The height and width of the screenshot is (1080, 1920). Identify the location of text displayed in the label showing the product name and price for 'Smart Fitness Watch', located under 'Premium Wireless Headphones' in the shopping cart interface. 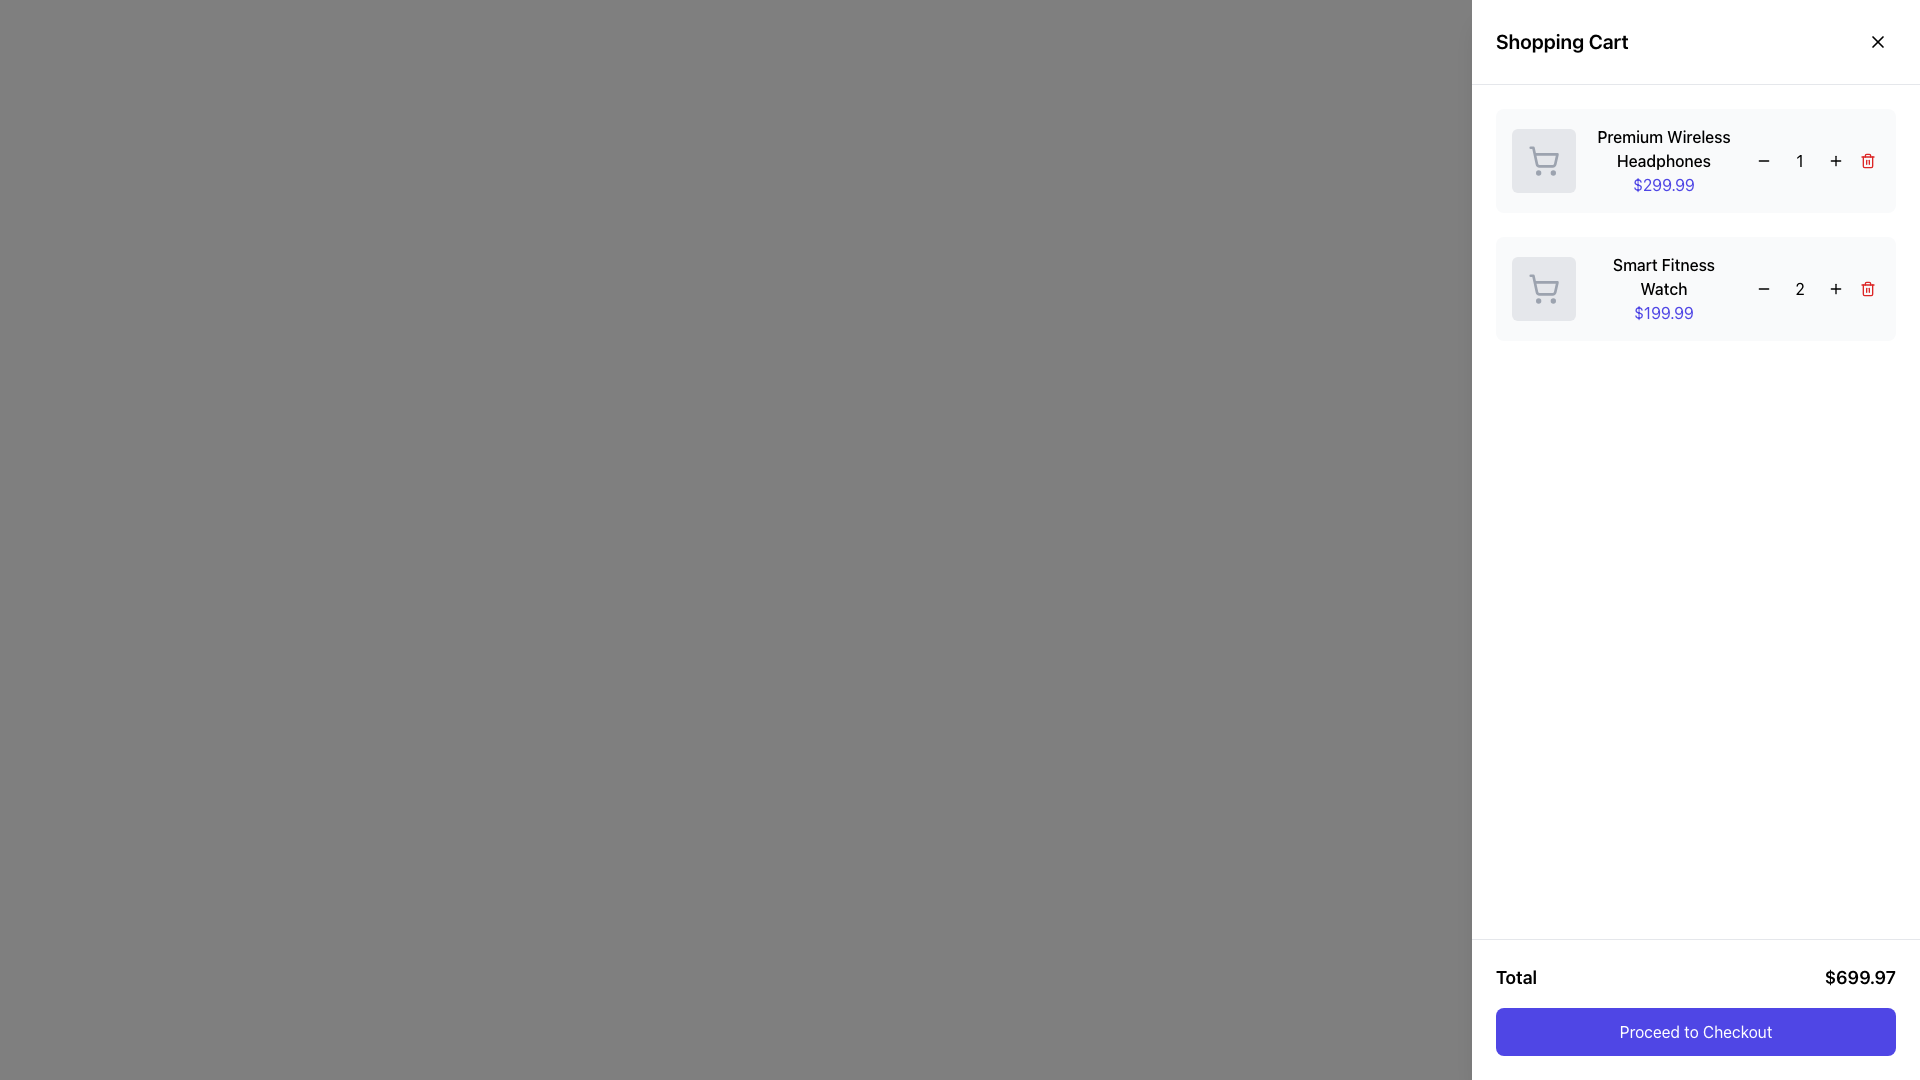
(1664, 289).